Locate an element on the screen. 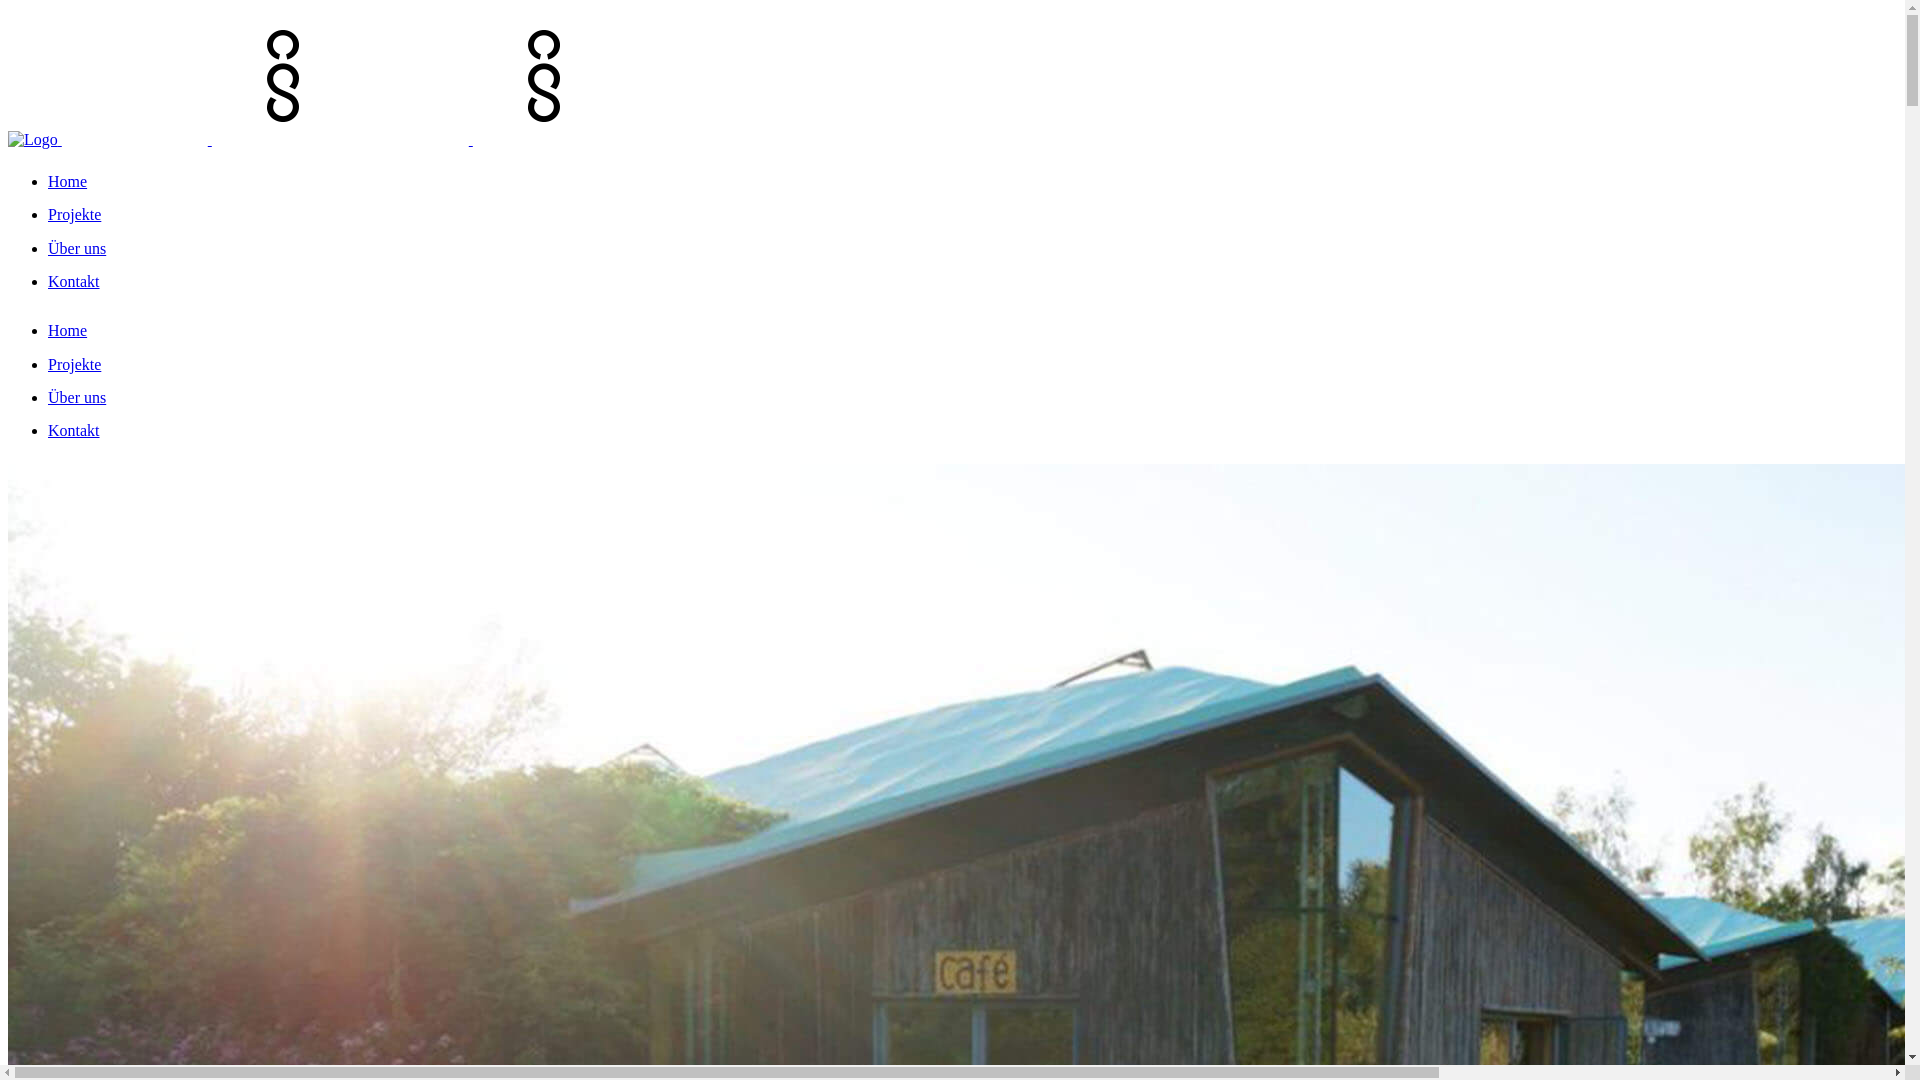  'Kontakt' is located at coordinates (73, 281).